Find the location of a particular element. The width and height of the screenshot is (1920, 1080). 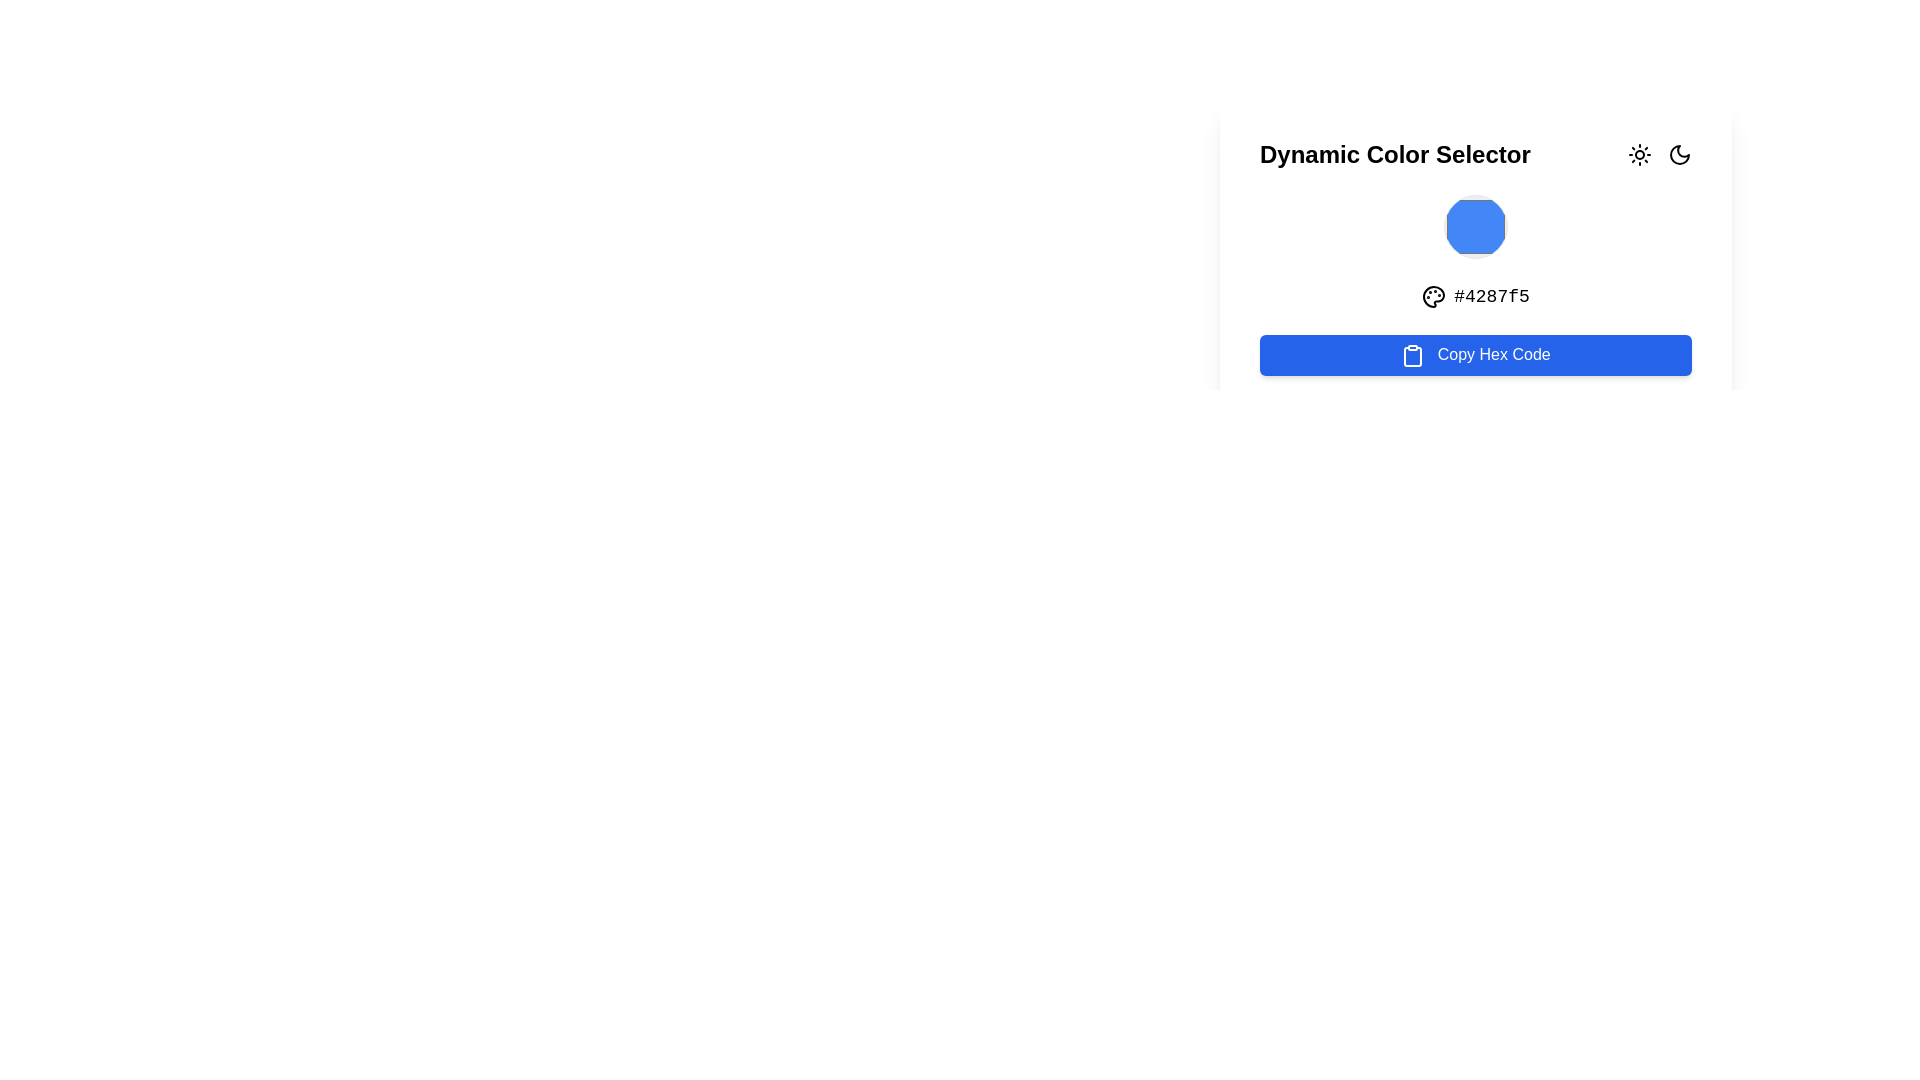

the SVG Icon located at the top right corner of the interface, aligned with the title 'Dynamic Color Selector' is located at coordinates (1680, 153).